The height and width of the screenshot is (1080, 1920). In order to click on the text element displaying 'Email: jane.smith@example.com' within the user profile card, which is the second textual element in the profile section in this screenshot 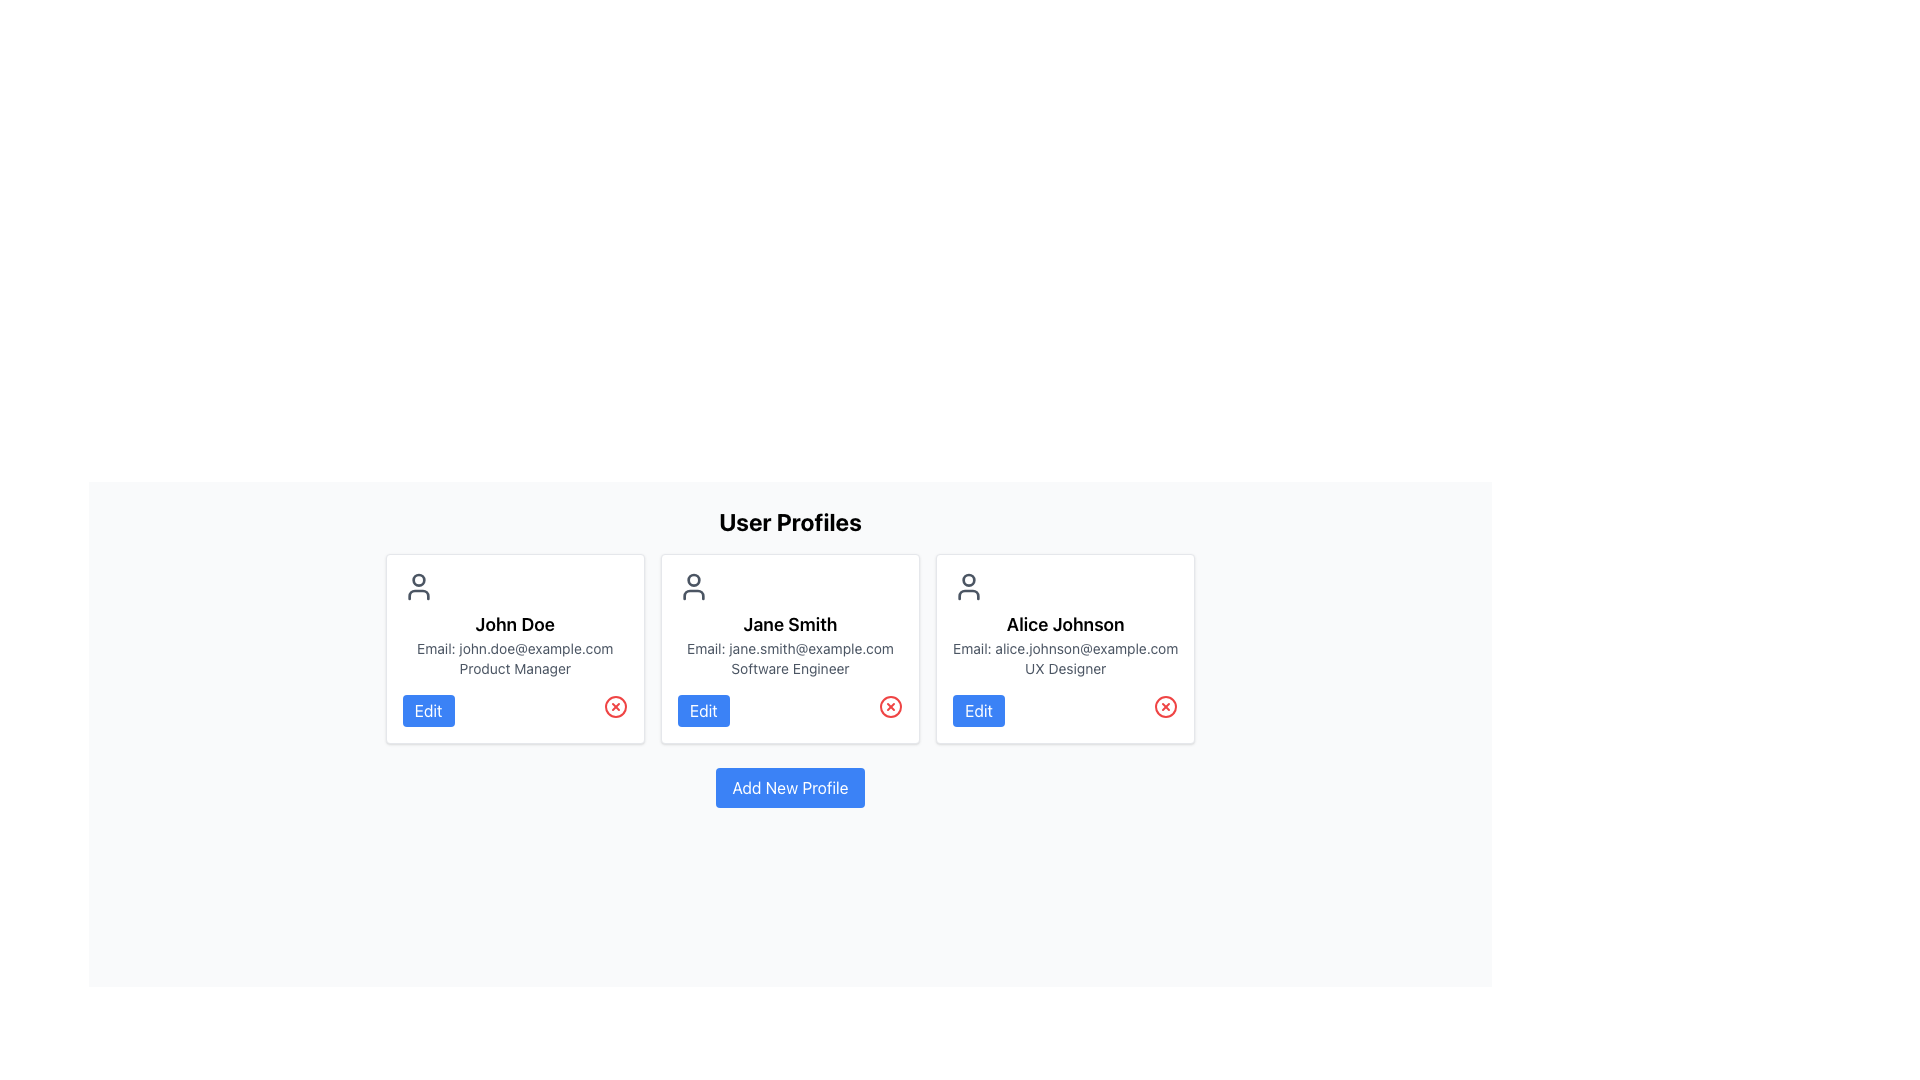, I will do `click(789, 648)`.